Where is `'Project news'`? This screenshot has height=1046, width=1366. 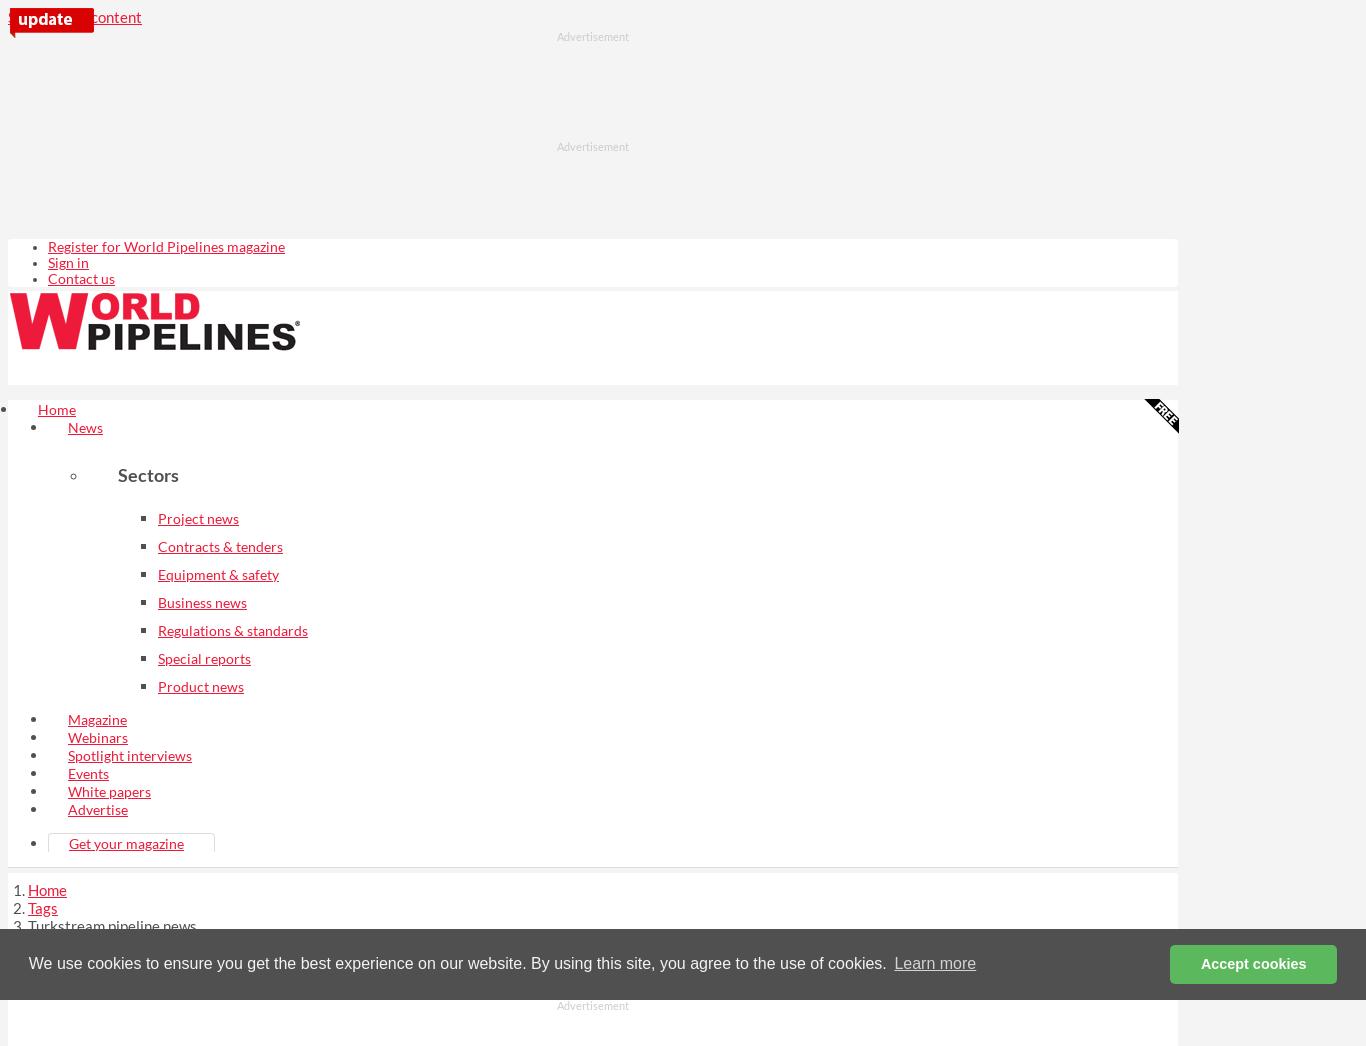 'Project news' is located at coordinates (197, 517).